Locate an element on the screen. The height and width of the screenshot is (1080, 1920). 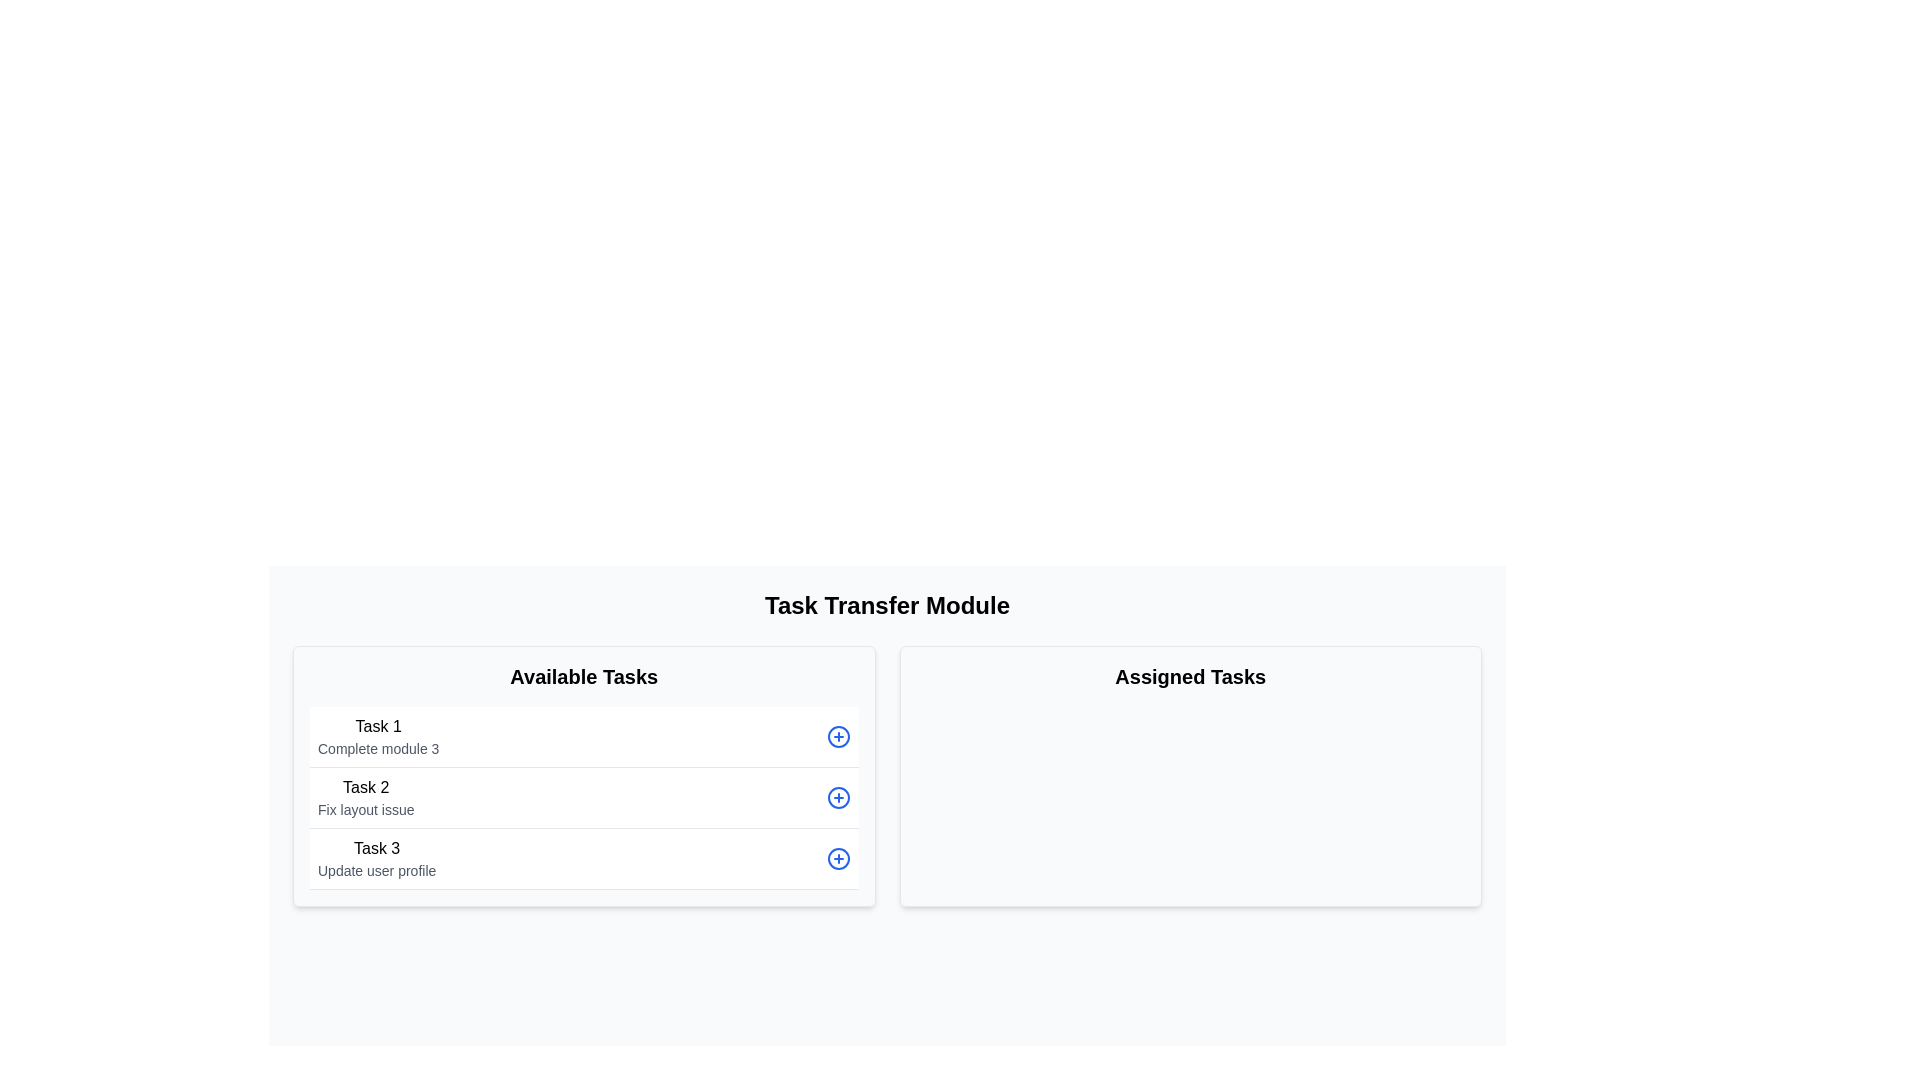
the Text label that provides descriptive information about 'Task 3', located in the bottom section of the 'Available Tasks' column is located at coordinates (377, 870).